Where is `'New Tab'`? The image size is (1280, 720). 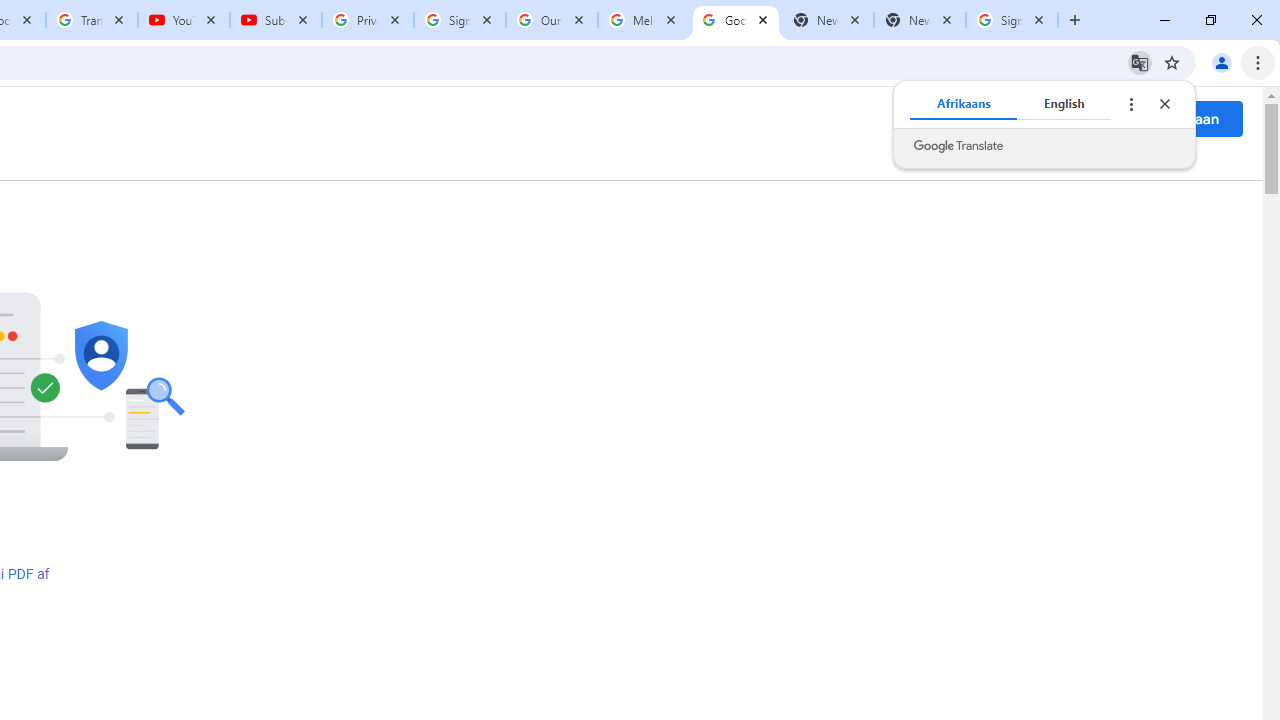
'New Tab' is located at coordinates (919, 20).